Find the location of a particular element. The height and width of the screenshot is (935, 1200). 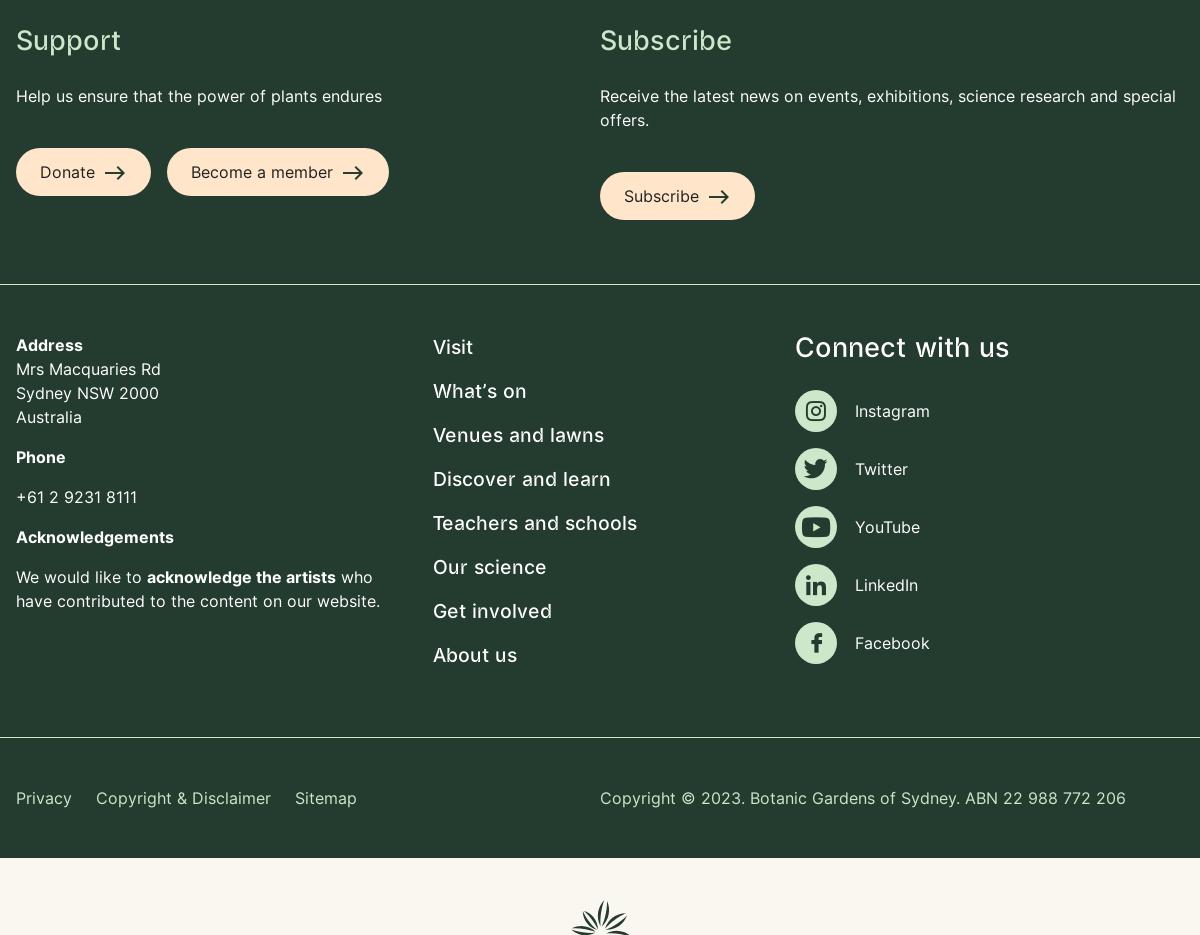

'Acknowledgements' is located at coordinates (15, 535).